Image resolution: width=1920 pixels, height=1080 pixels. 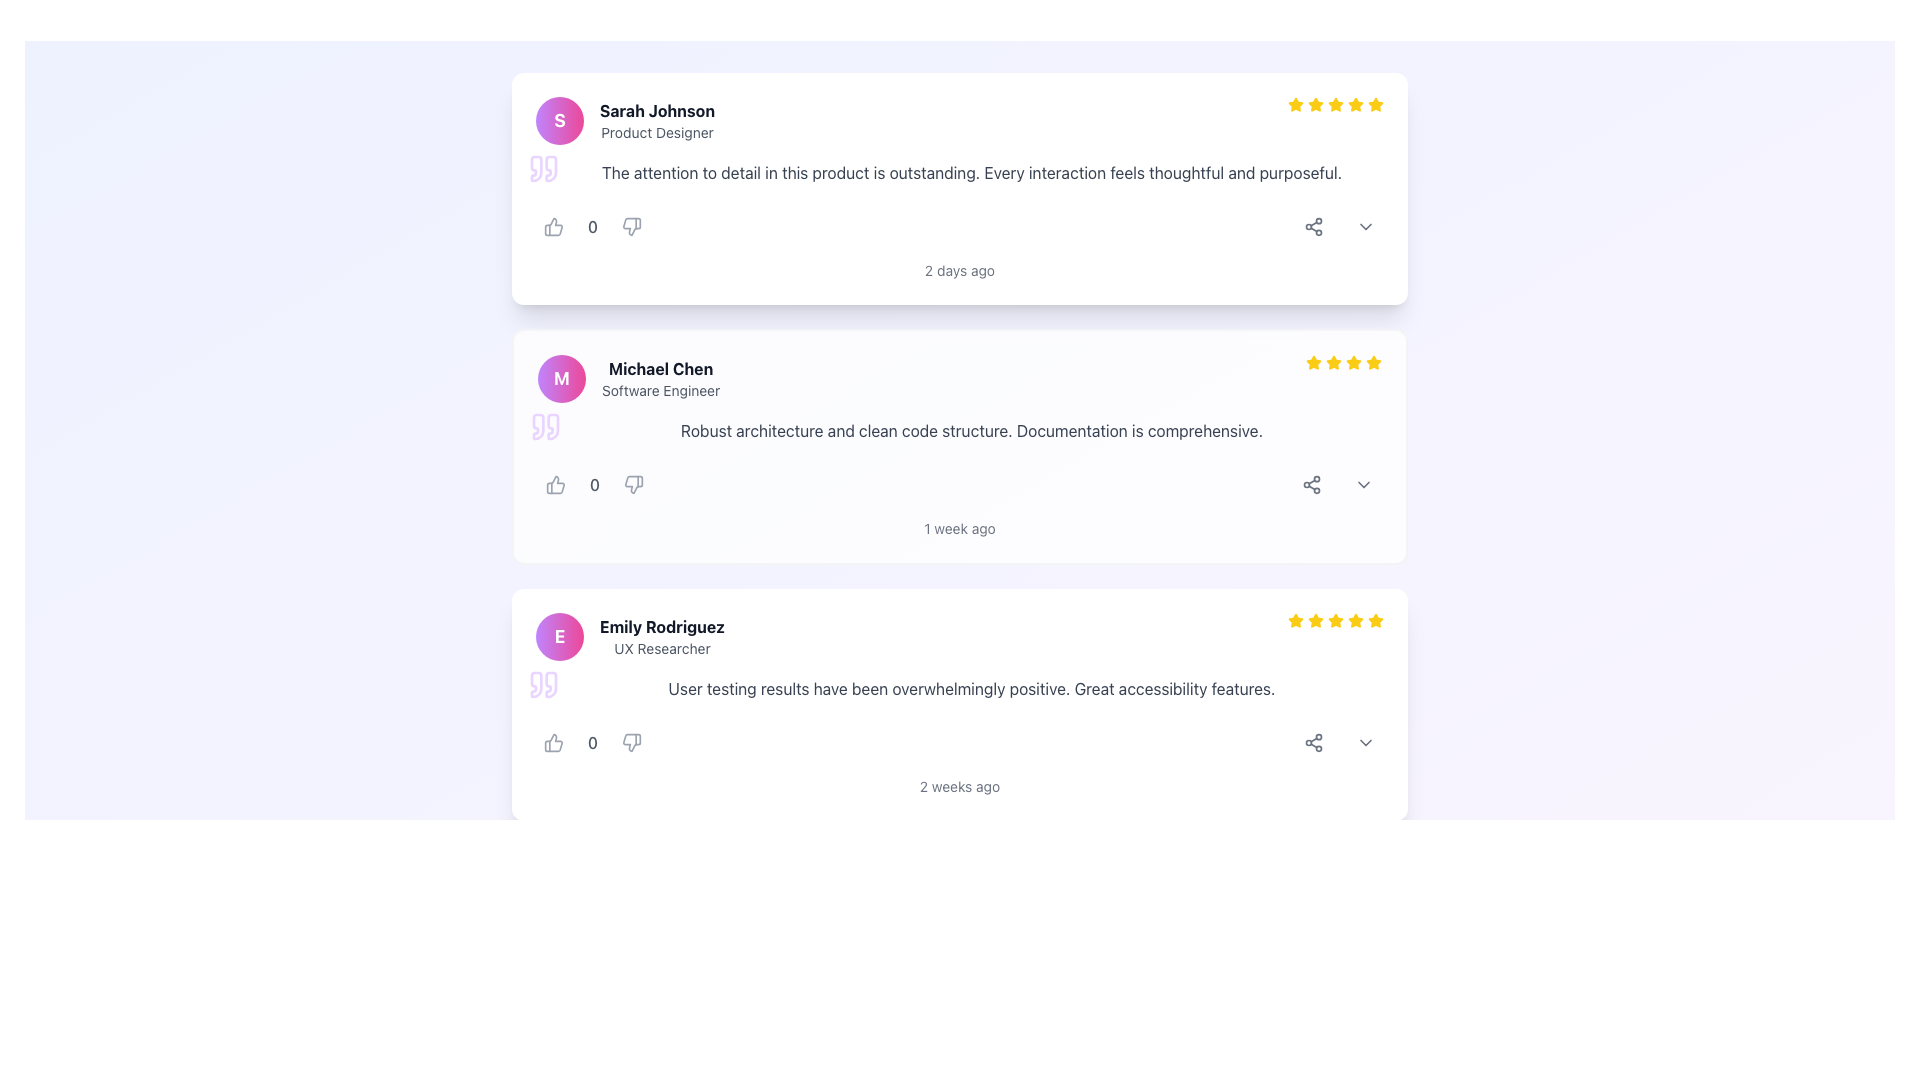 I want to click on the thumbs-up icon in the upvote area of the comment card layout, so click(x=555, y=485).